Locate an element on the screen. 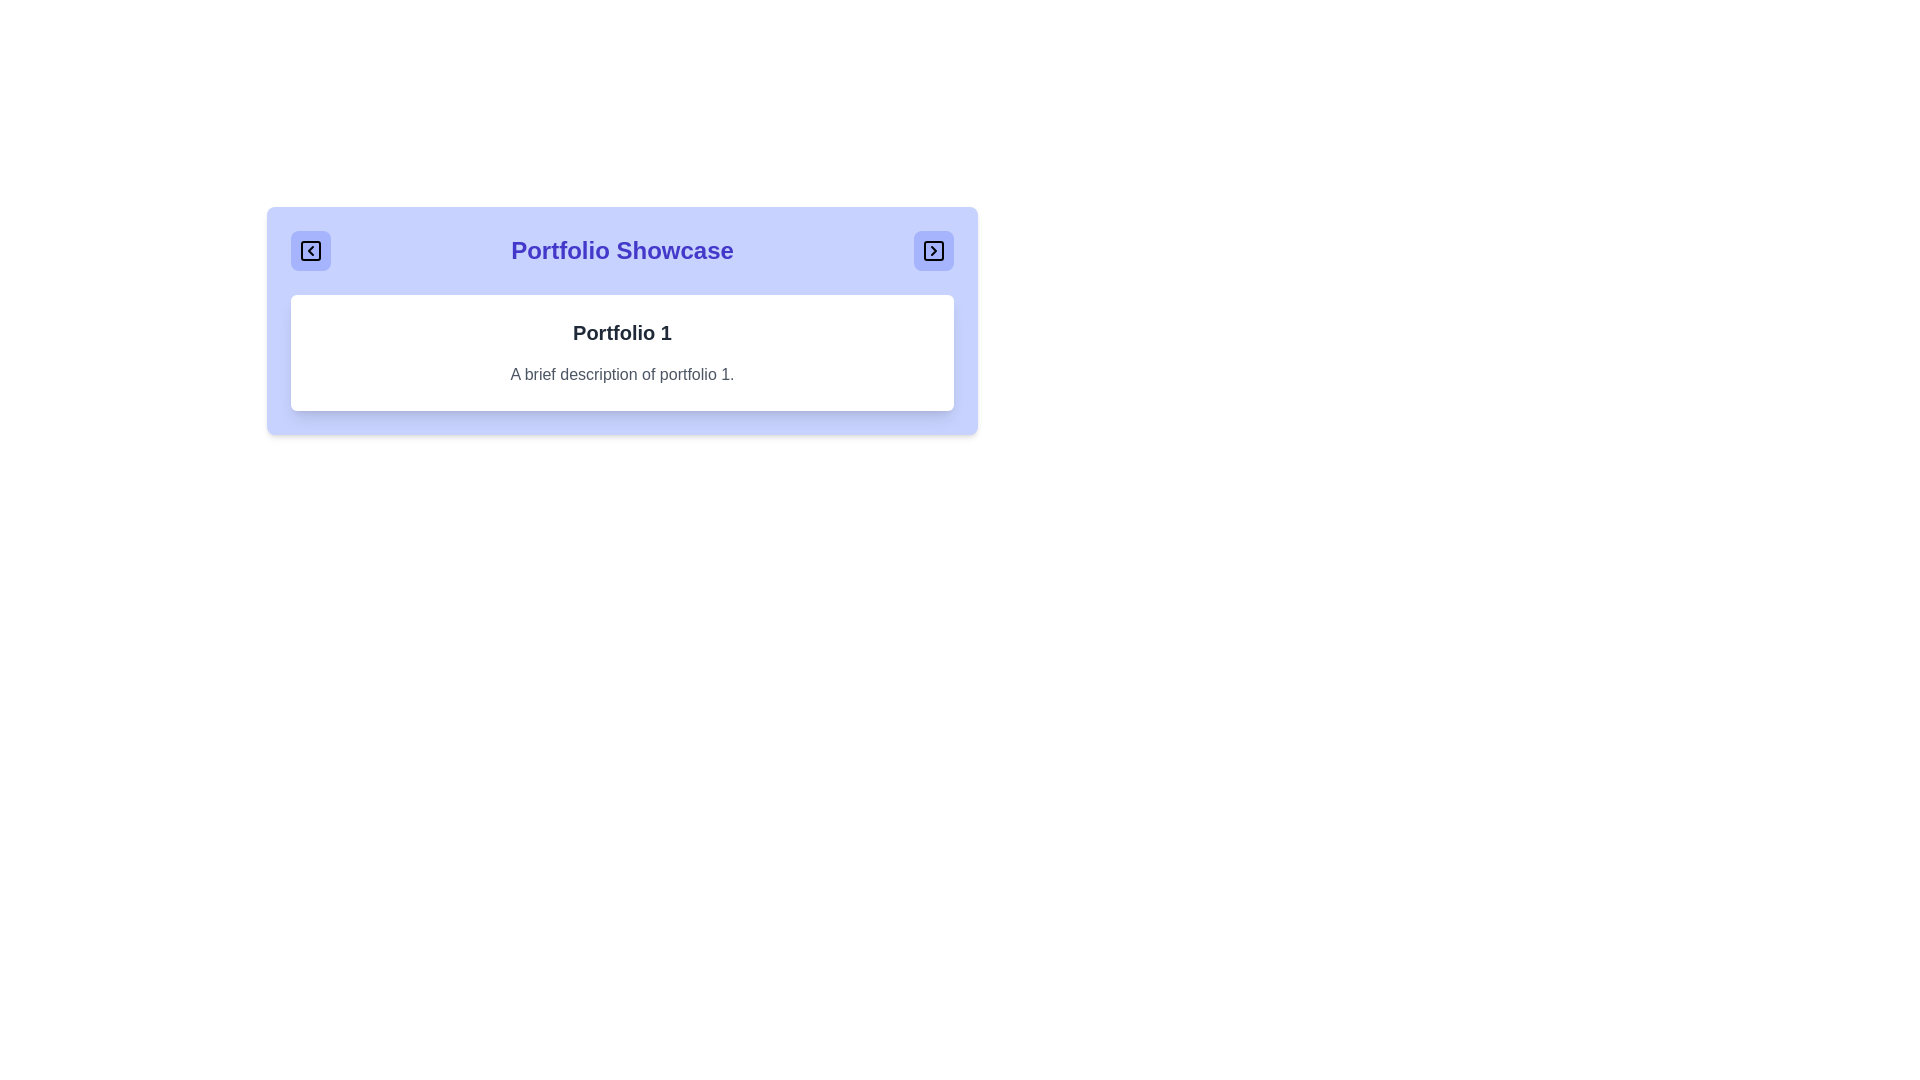 Image resolution: width=1920 pixels, height=1080 pixels. the 'Portfolio Showcase' text label located at the topmost section of the card widget, which serves as a title for the portfolio showcase is located at coordinates (621, 249).